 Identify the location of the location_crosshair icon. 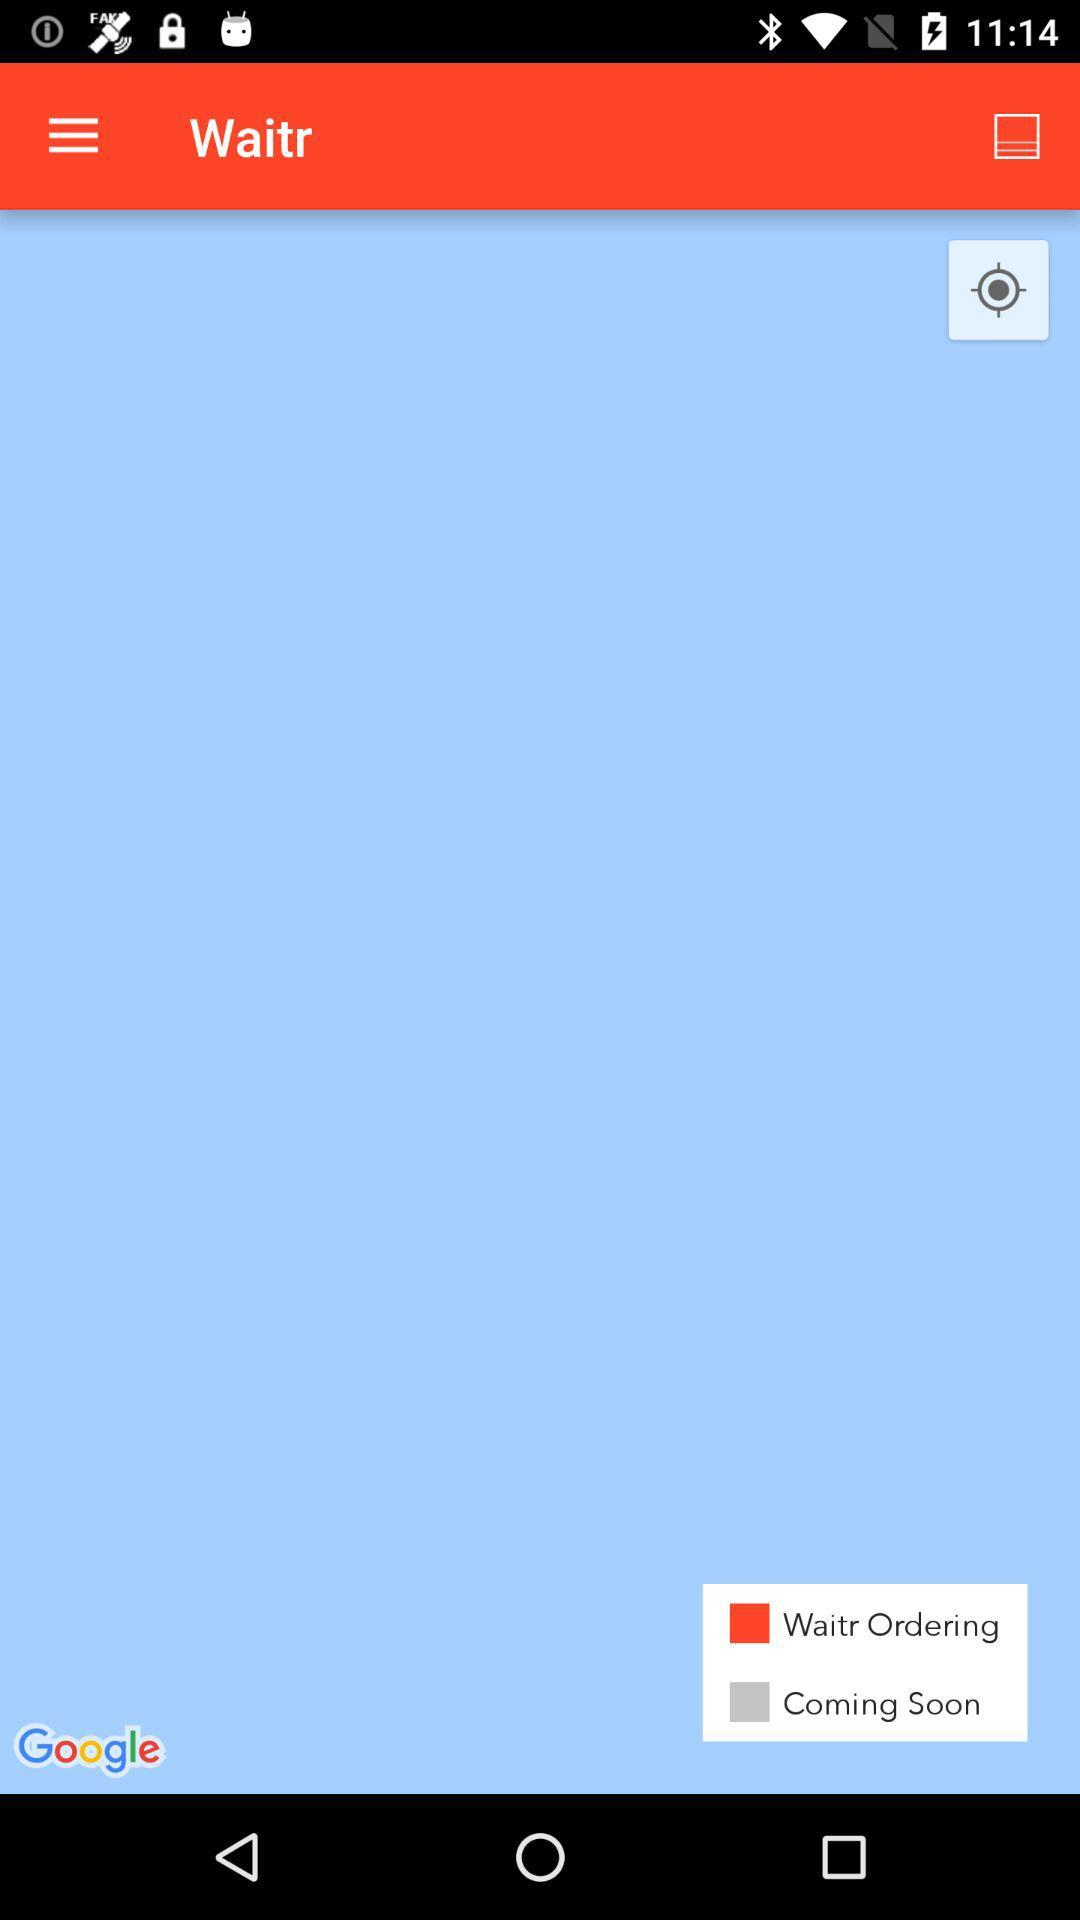
(998, 290).